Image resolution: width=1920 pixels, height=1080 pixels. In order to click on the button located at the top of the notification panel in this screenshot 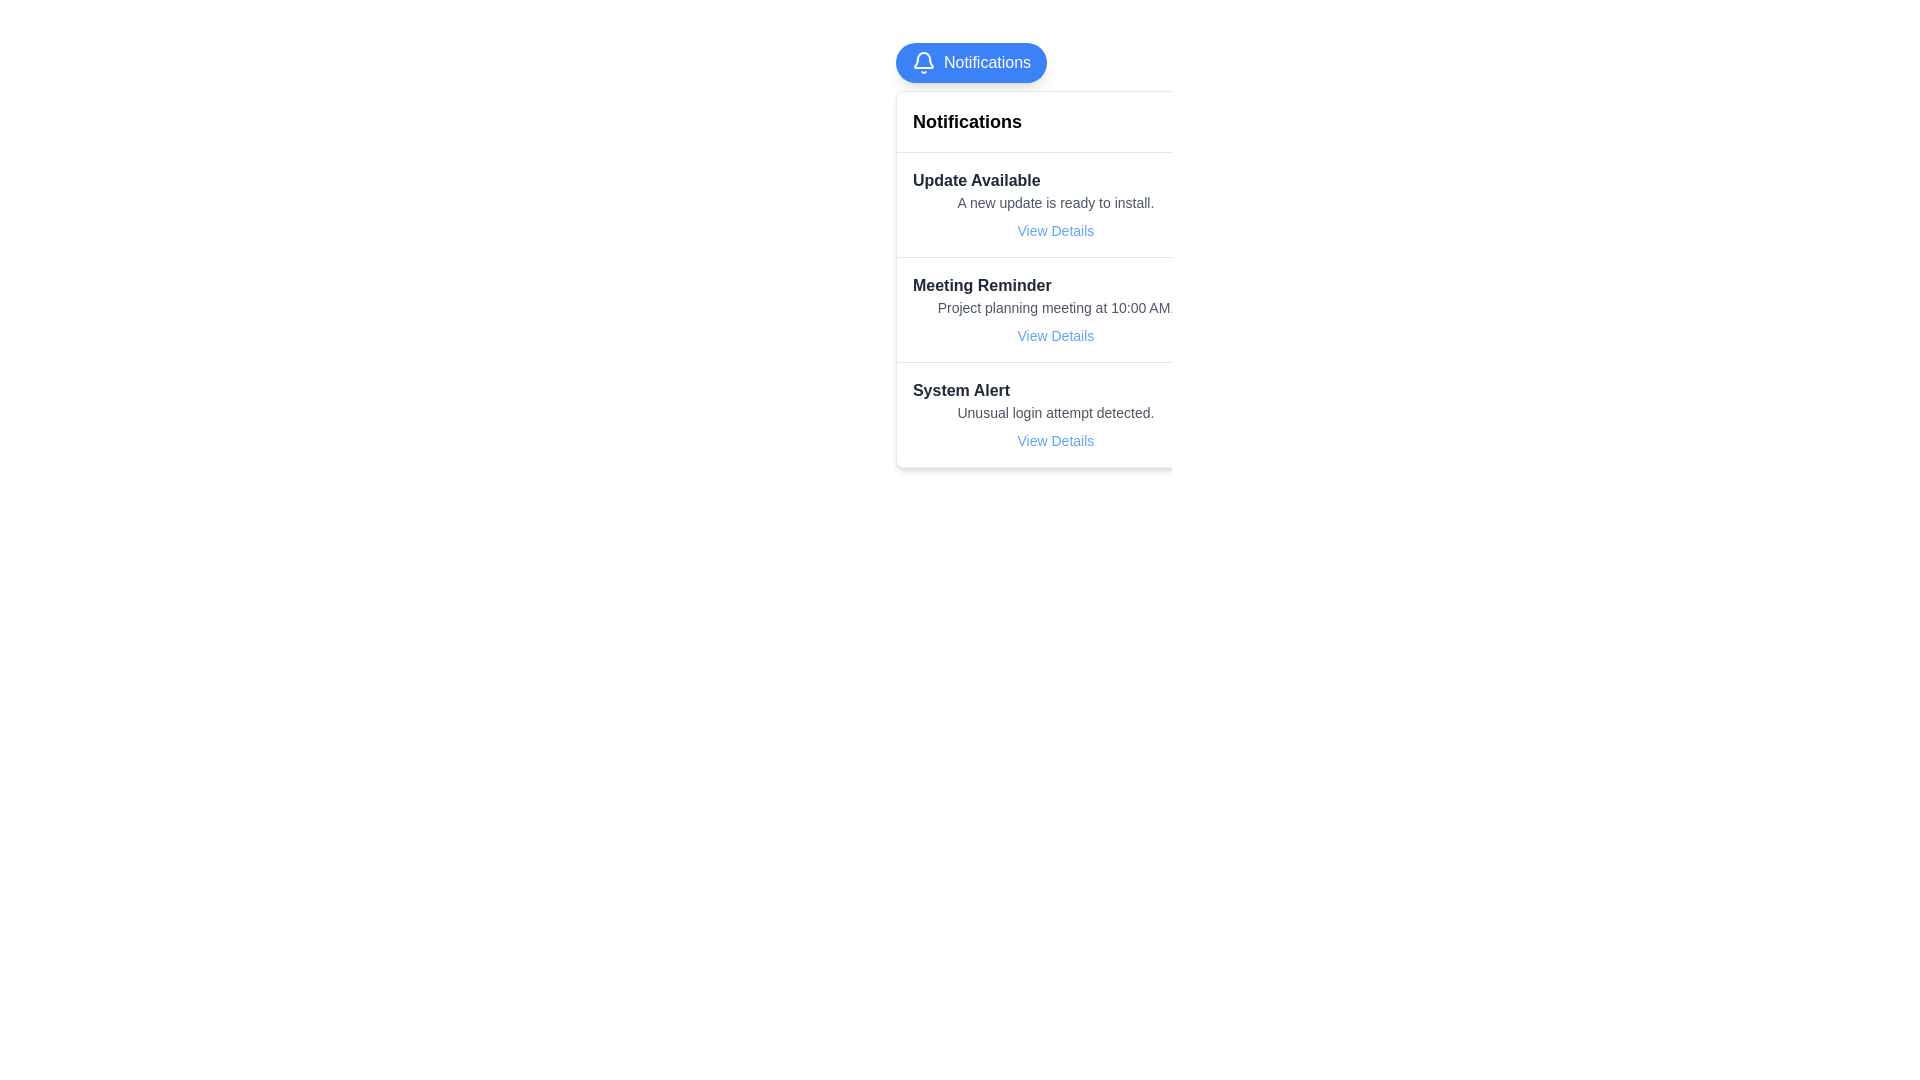, I will do `click(971, 61)`.